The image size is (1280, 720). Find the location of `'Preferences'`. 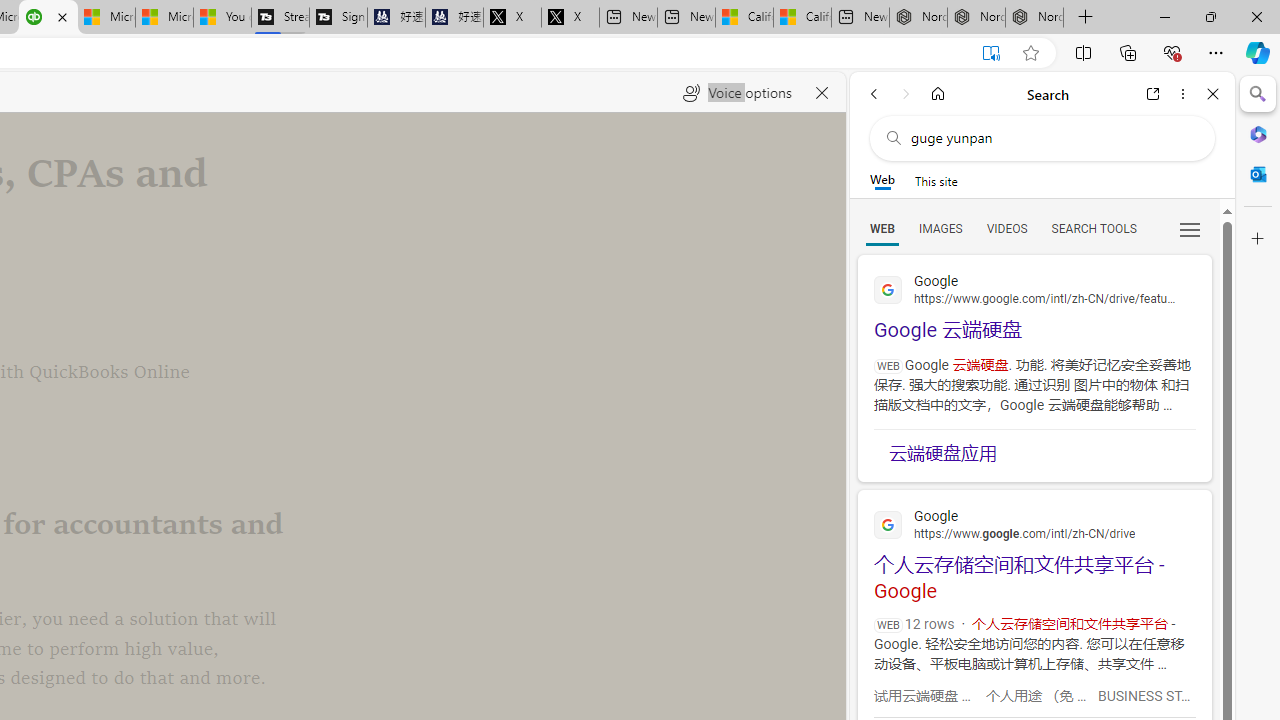

'Preferences' is located at coordinates (1189, 227).